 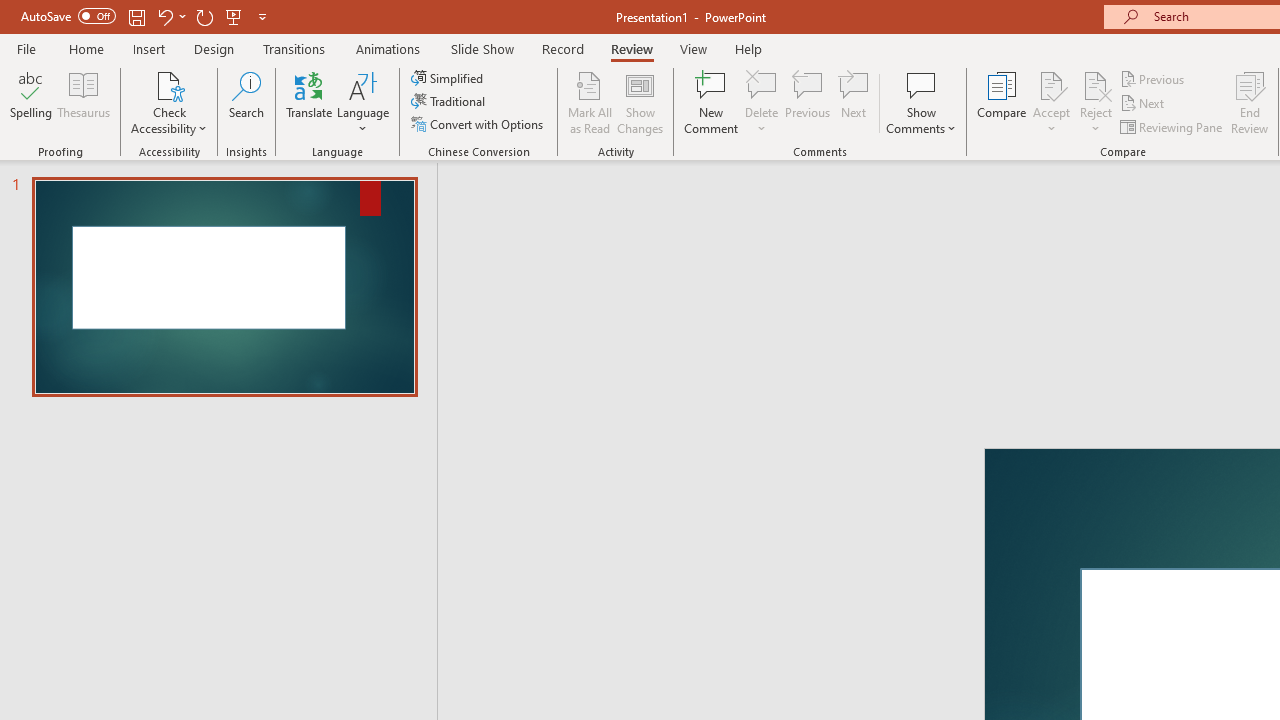 I want to click on 'Traditional', so click(x=448, y=101).